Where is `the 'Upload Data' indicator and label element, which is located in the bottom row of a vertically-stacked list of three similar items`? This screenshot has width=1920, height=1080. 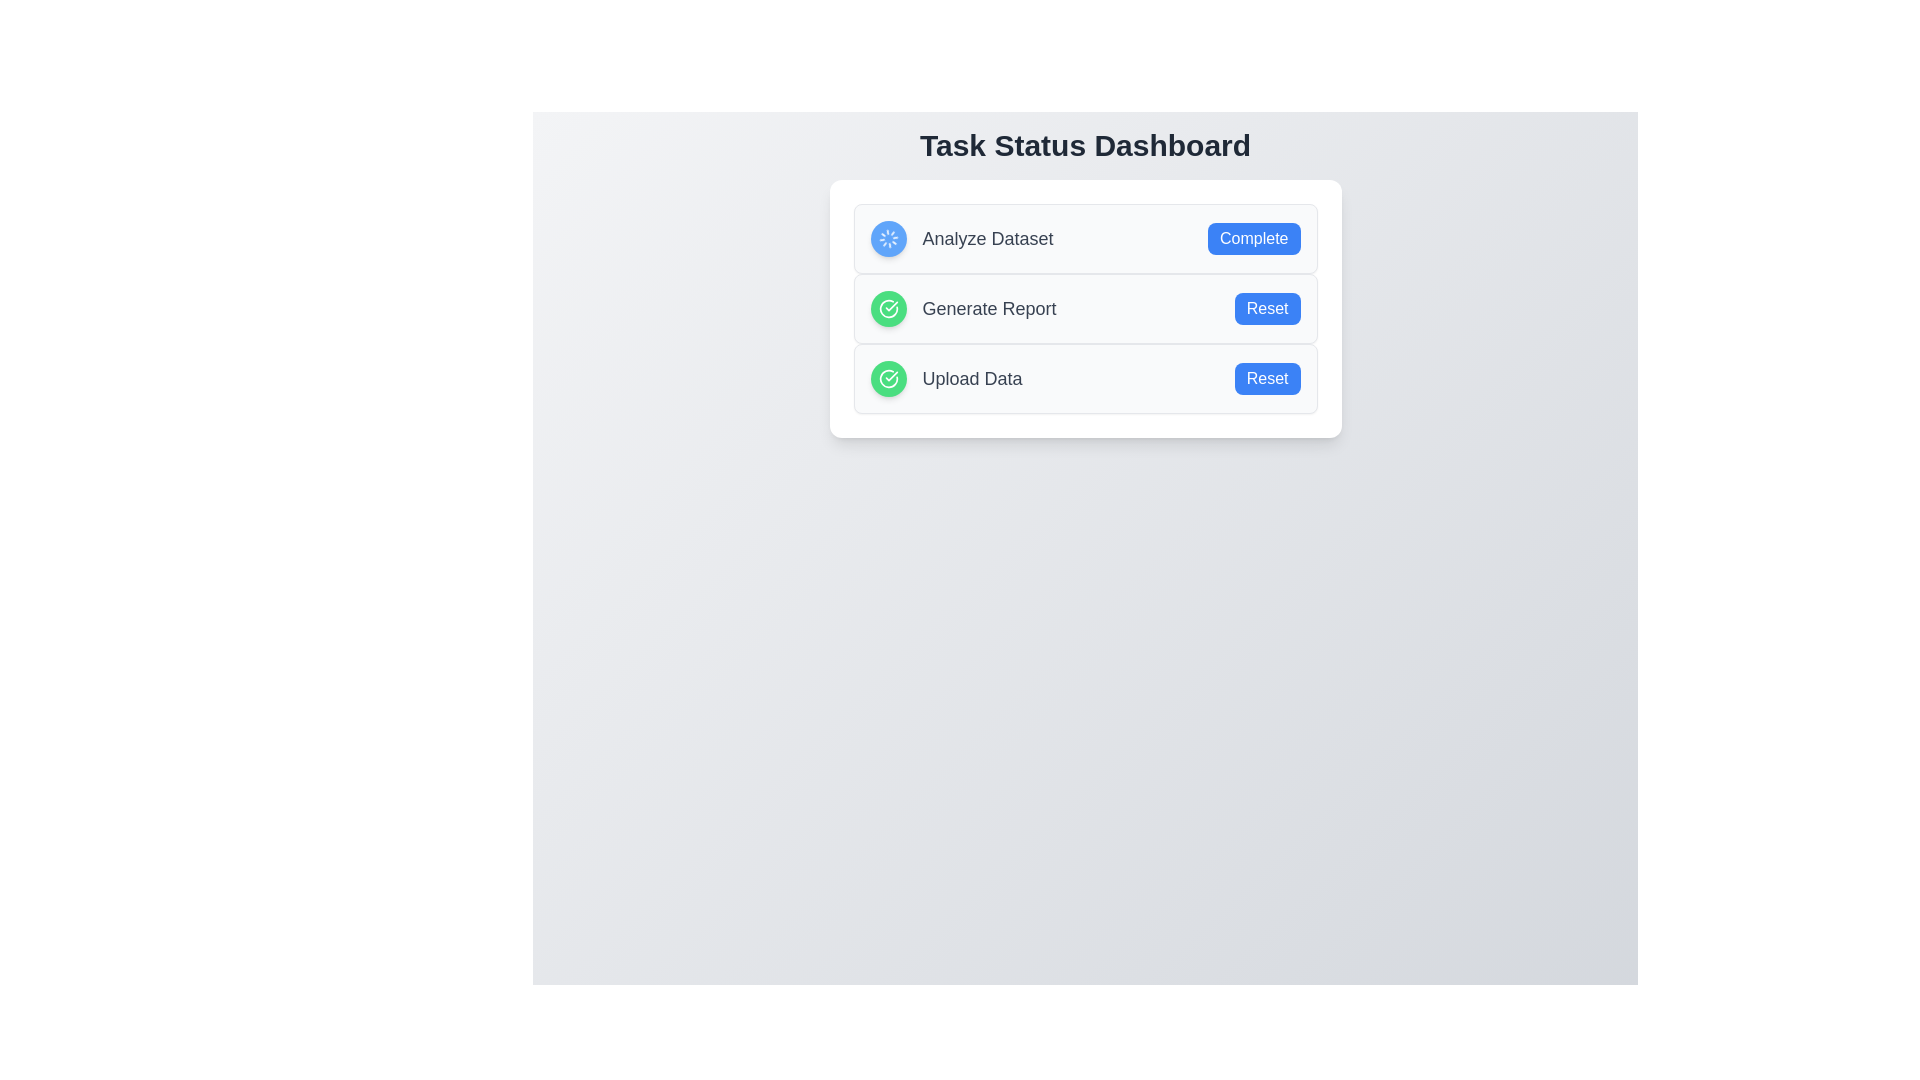 the 'Upload Data' indicator and label element, which is located in the bottom row of a vertically-stacked list of three similar items is located at coordinates (945, 378).